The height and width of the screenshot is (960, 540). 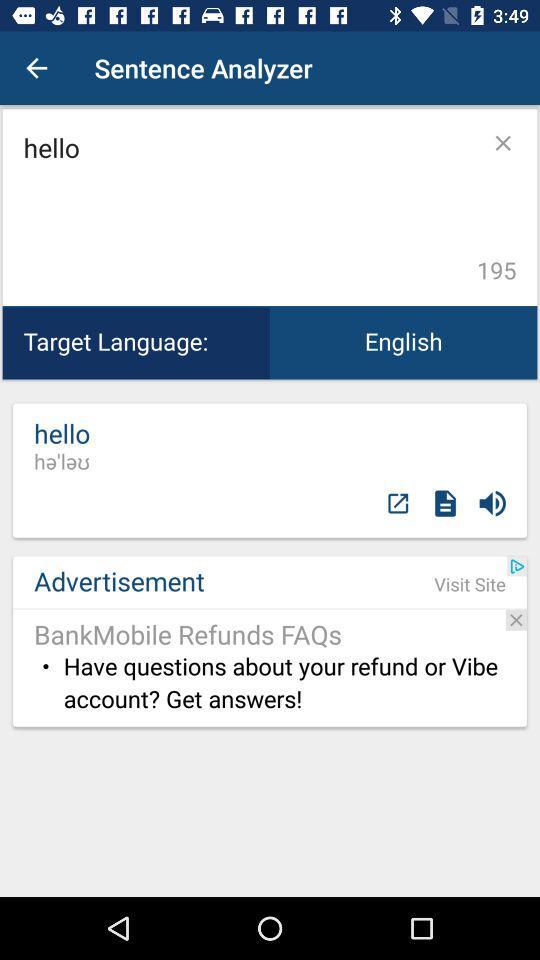 I want to click on item next to target language: item, so click(x=403, y=342).